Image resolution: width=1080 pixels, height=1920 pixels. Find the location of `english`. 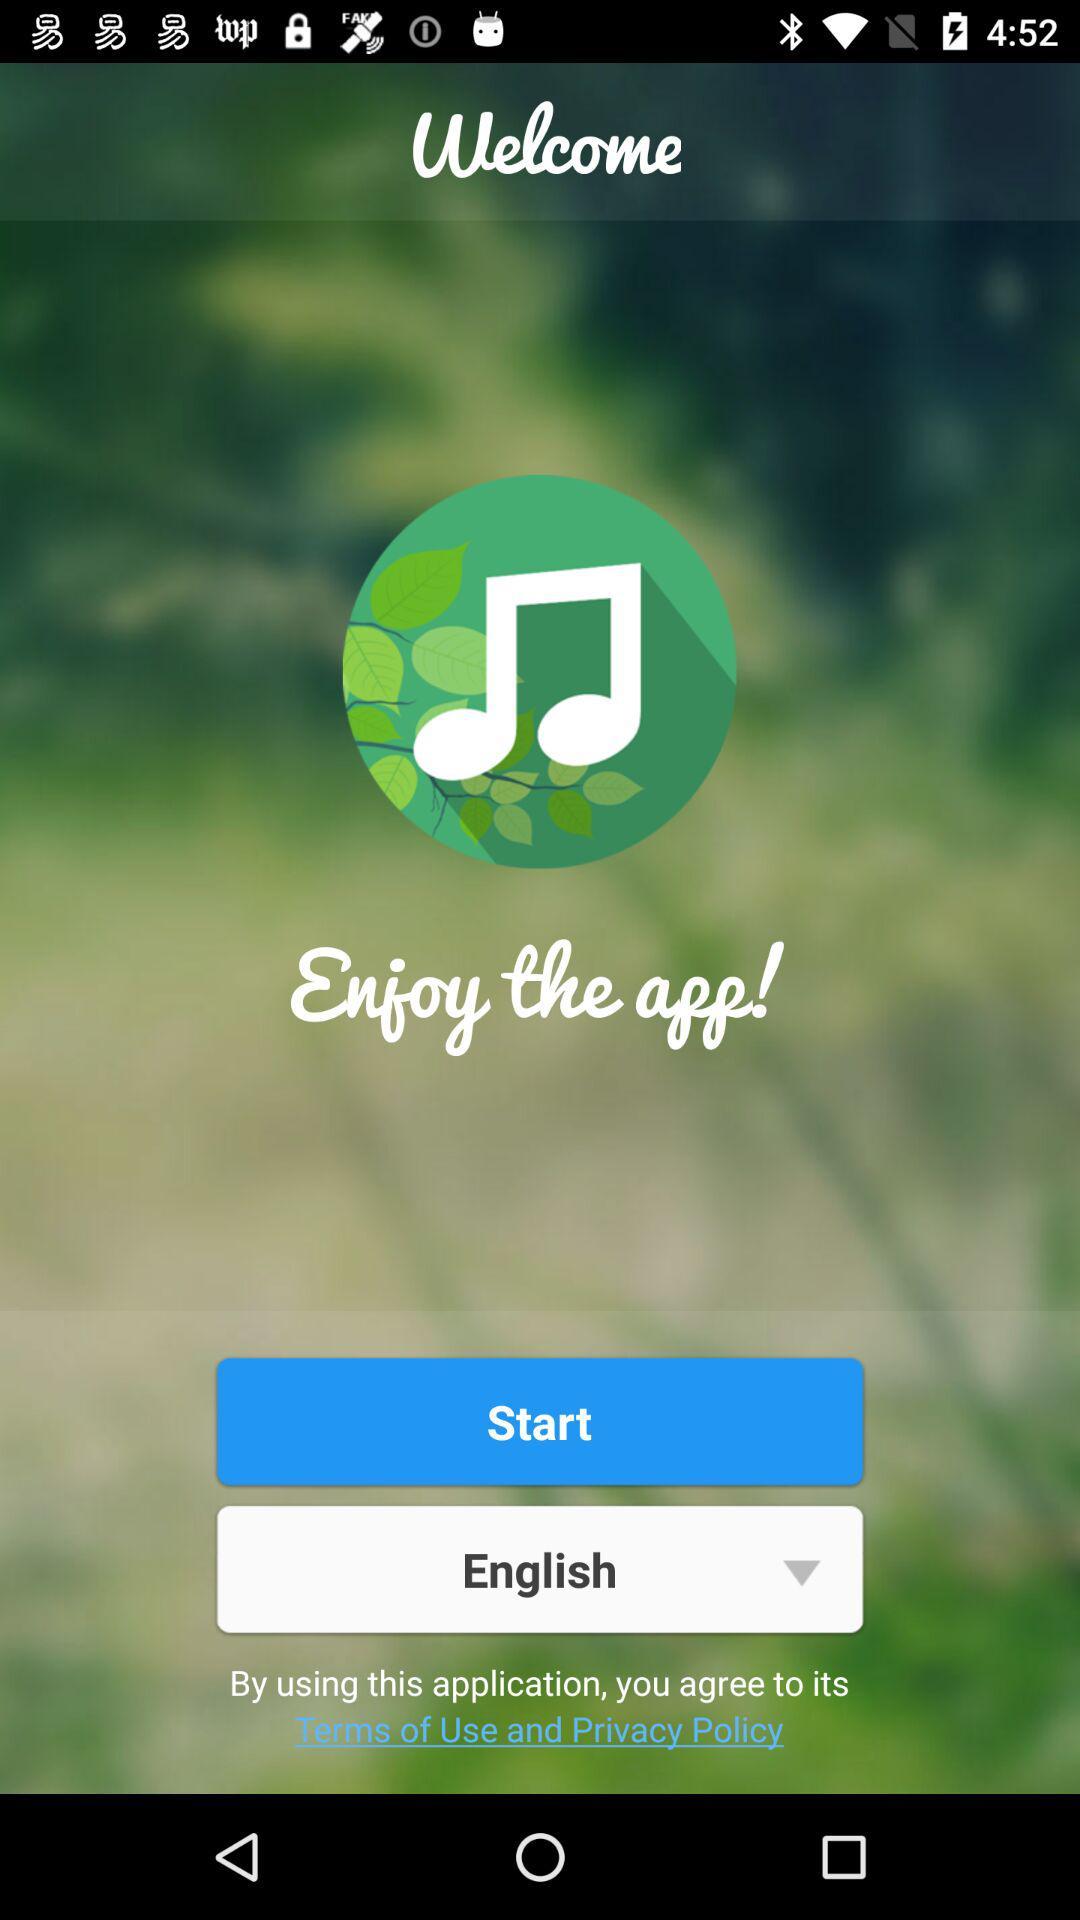

english is located at coordinates (538, 1568).